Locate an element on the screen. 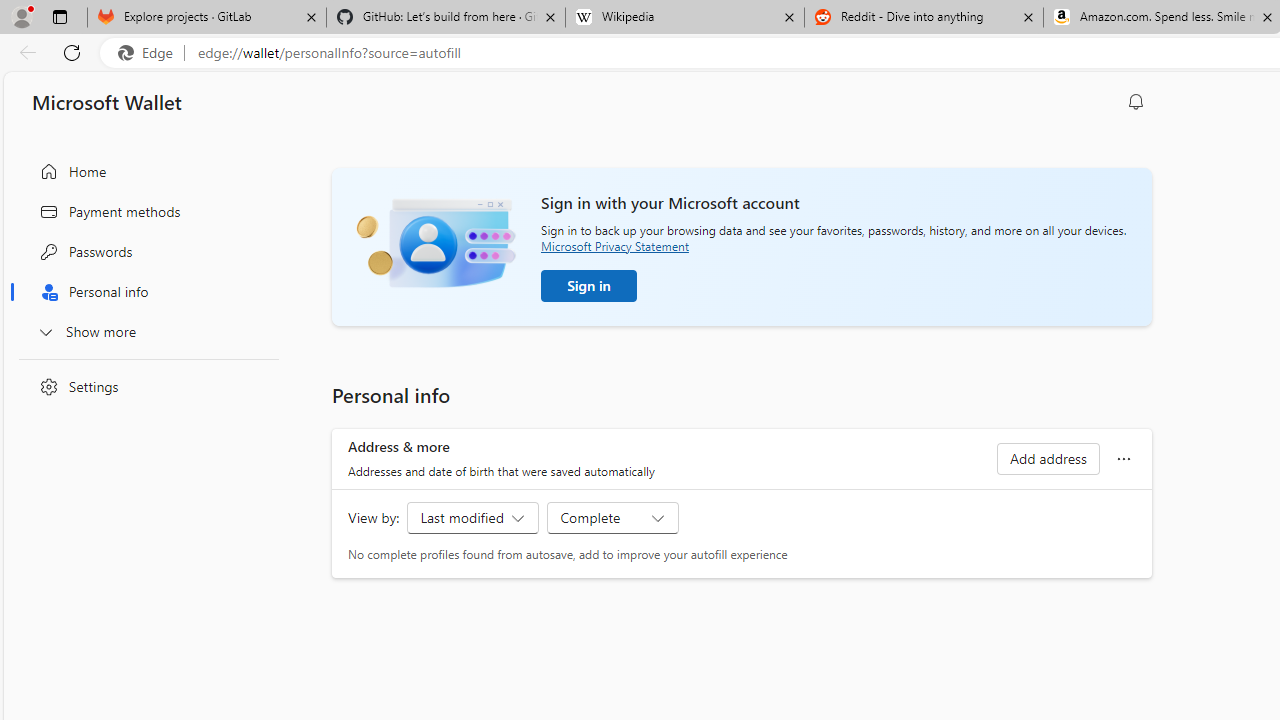  'Personal info' is located at coordinates (143, 292).